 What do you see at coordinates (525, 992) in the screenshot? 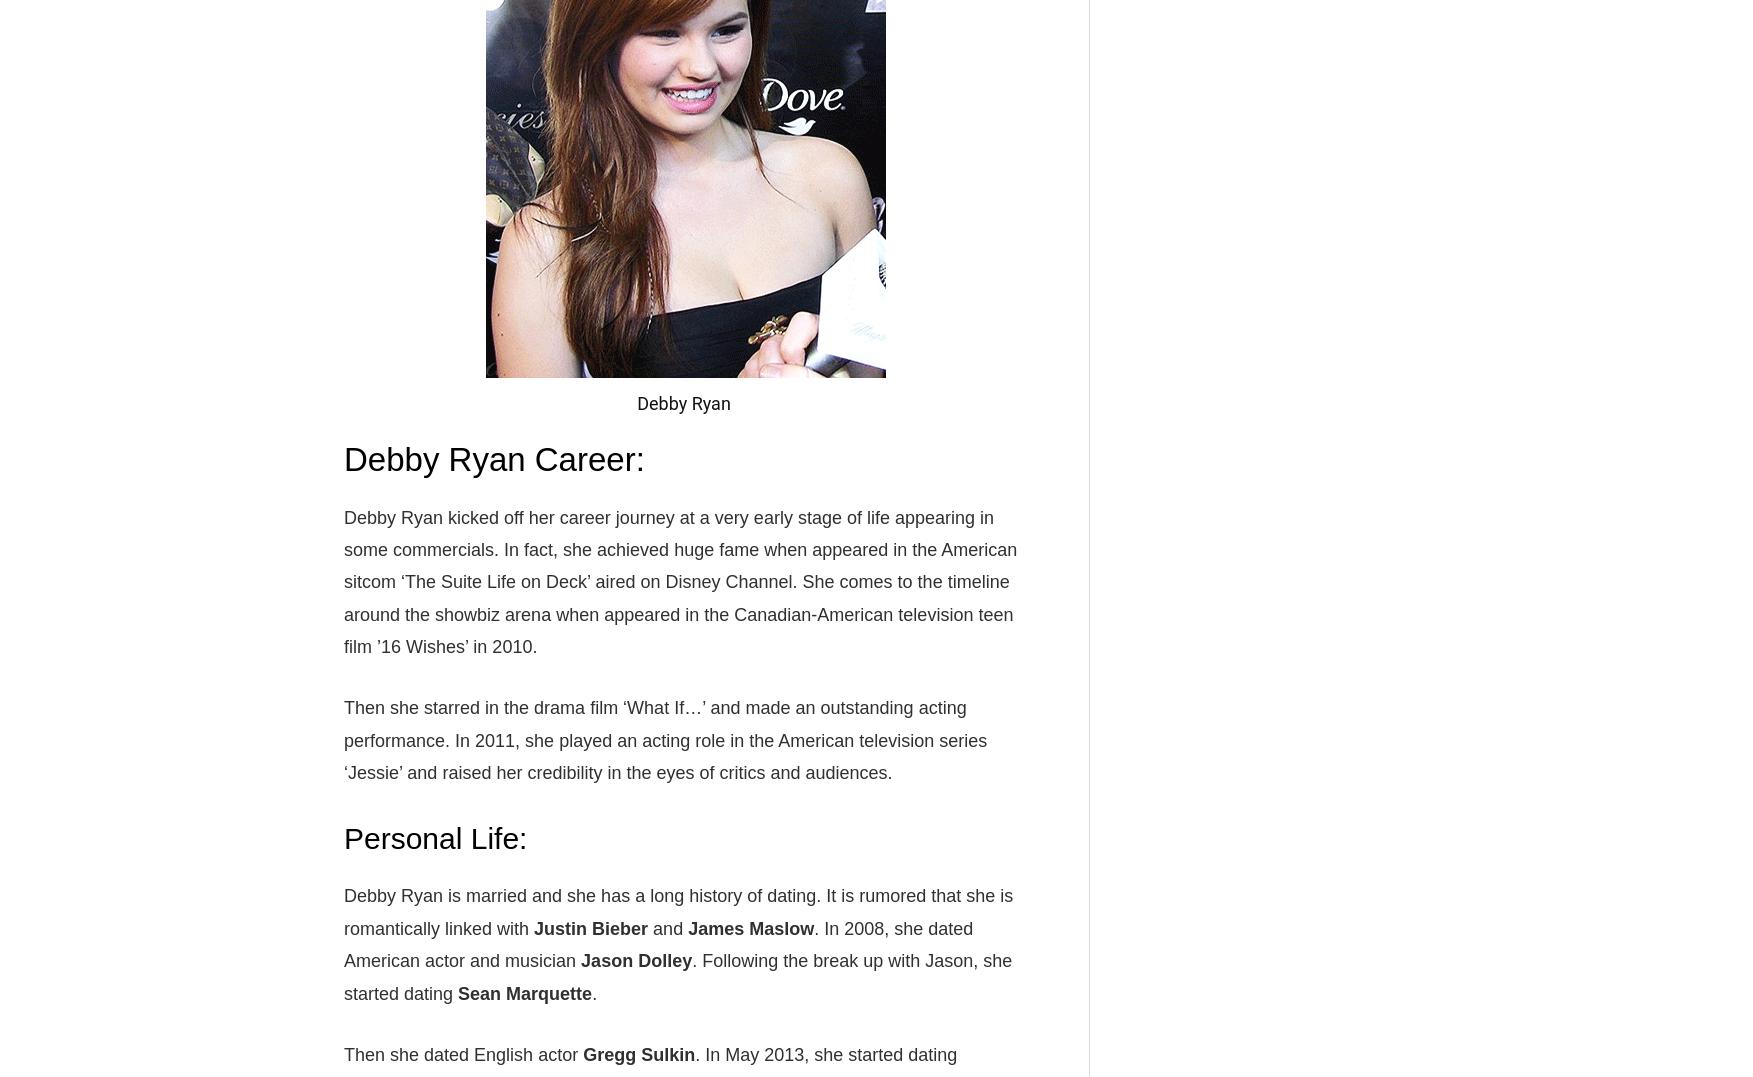
I see `'Sean Marquette'` at bounding box center [525, 992].